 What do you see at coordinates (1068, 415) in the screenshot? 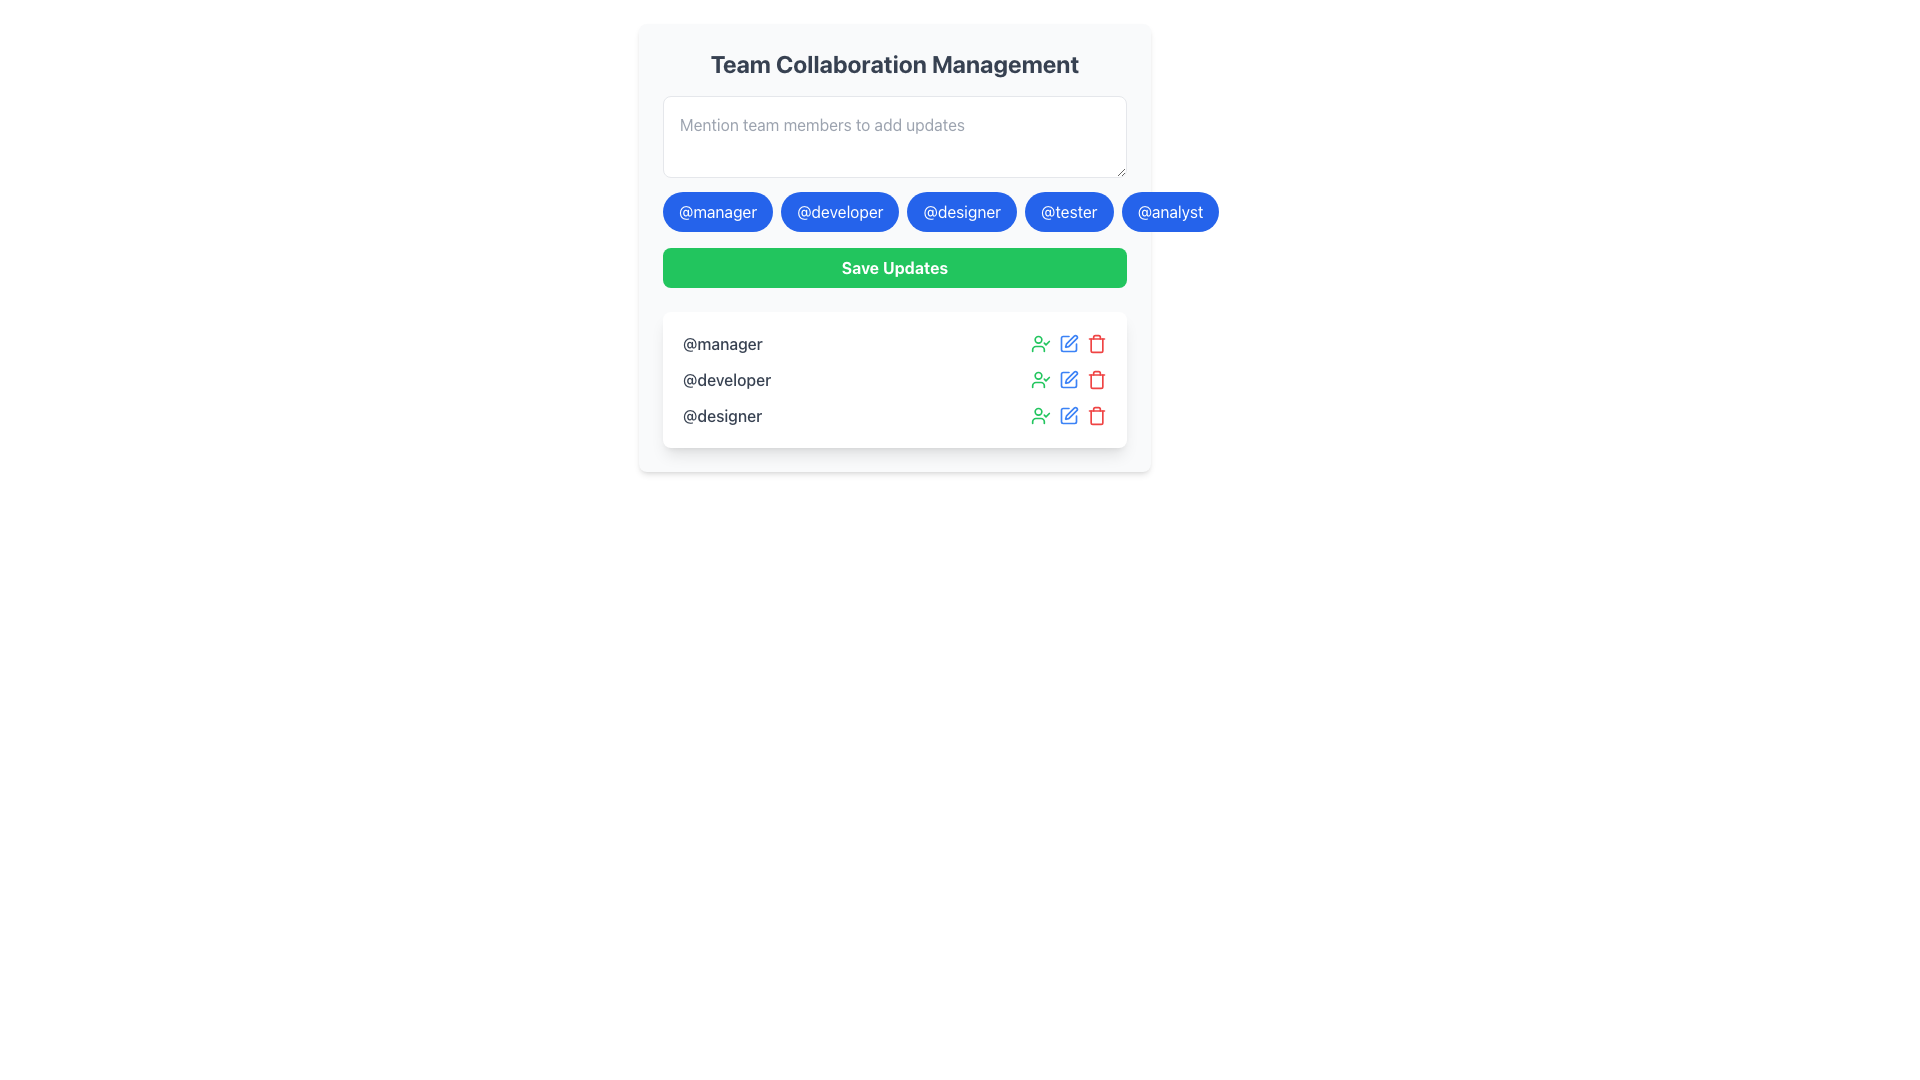
I see `the Icon representing a graphical component for editing, located near the '@designer' entry` at bounding box center [1068, 415].